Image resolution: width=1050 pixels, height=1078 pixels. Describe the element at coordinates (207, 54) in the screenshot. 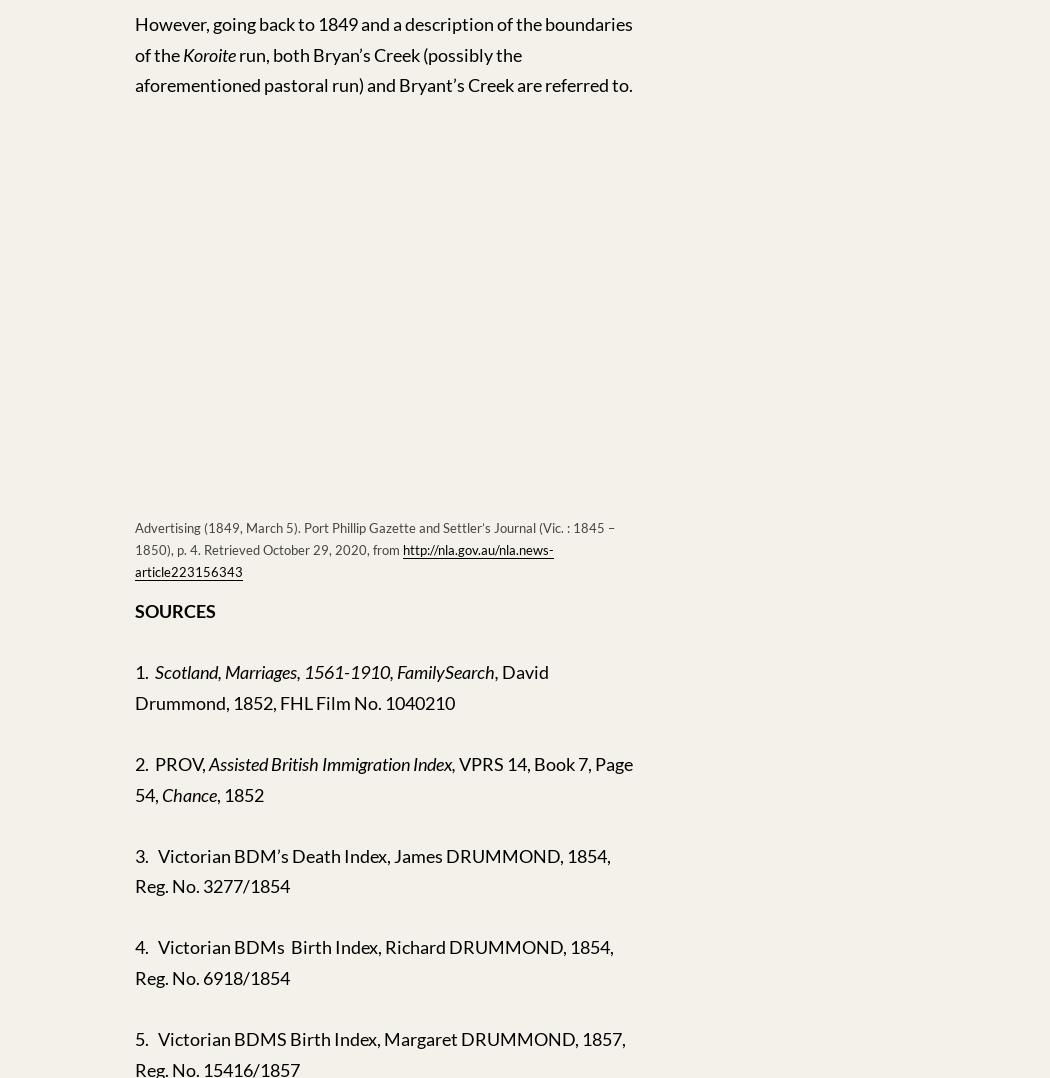

I see `'Koroite'` at that location.